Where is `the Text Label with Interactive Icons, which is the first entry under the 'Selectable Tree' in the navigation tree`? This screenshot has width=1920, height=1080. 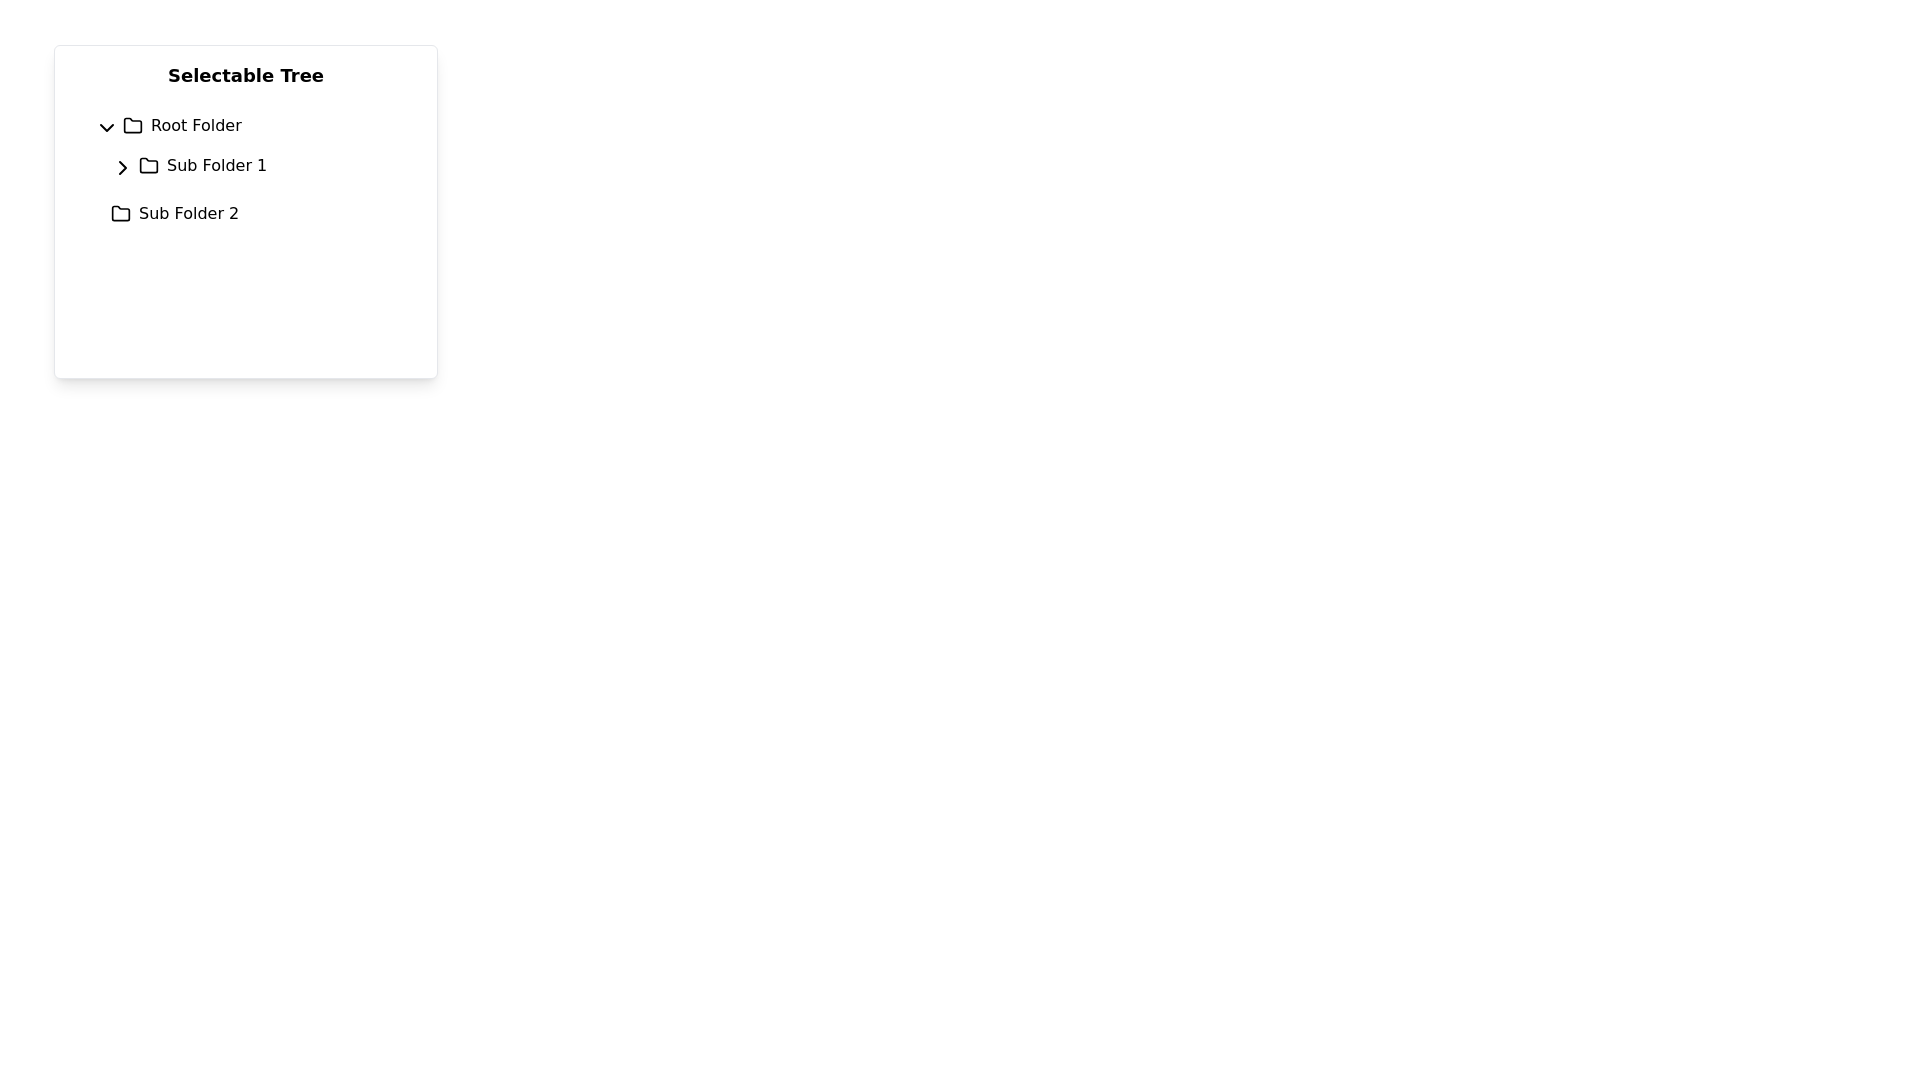 the Text Label with Interactive Icons, which is the first entry under the 'Selectable Tree' in the navigation tree is located at coordinates (261, 164).